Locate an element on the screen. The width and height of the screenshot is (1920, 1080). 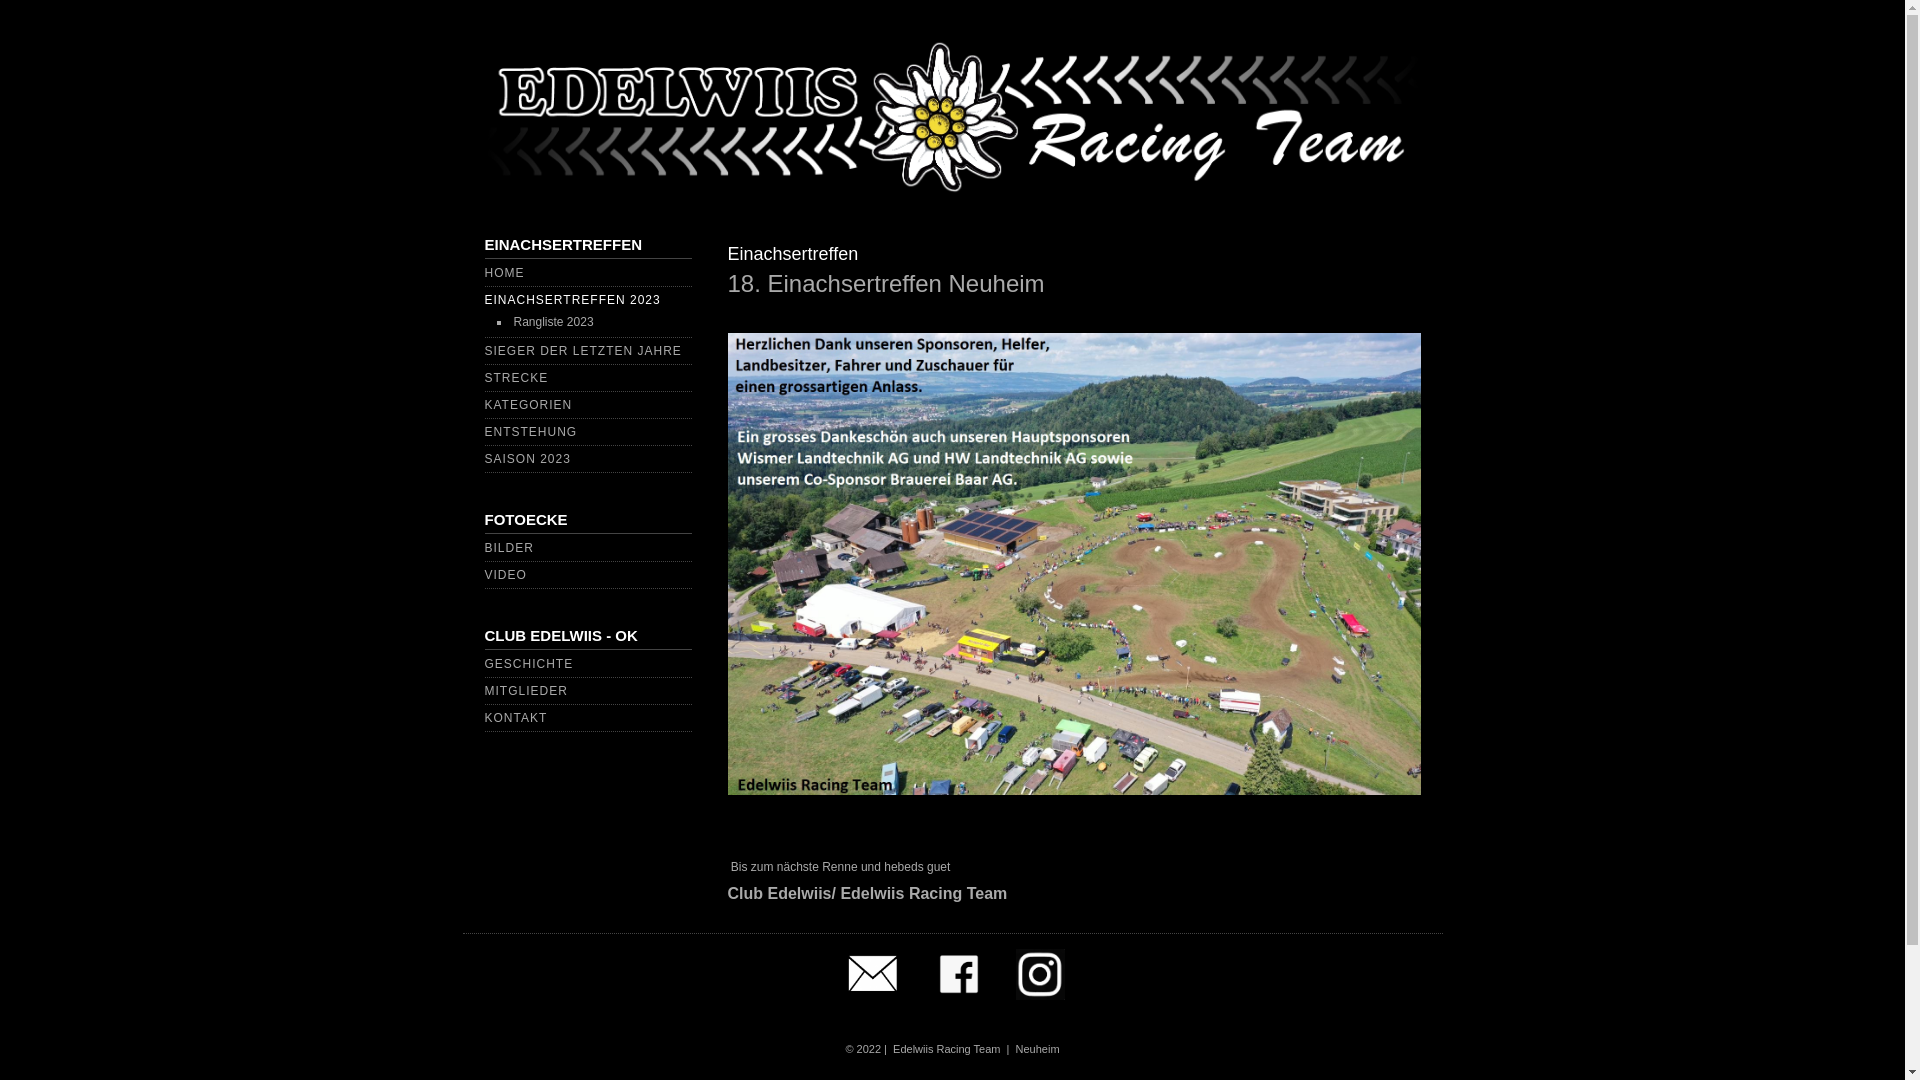
'BILDER' is located at coordinates (508, 547).